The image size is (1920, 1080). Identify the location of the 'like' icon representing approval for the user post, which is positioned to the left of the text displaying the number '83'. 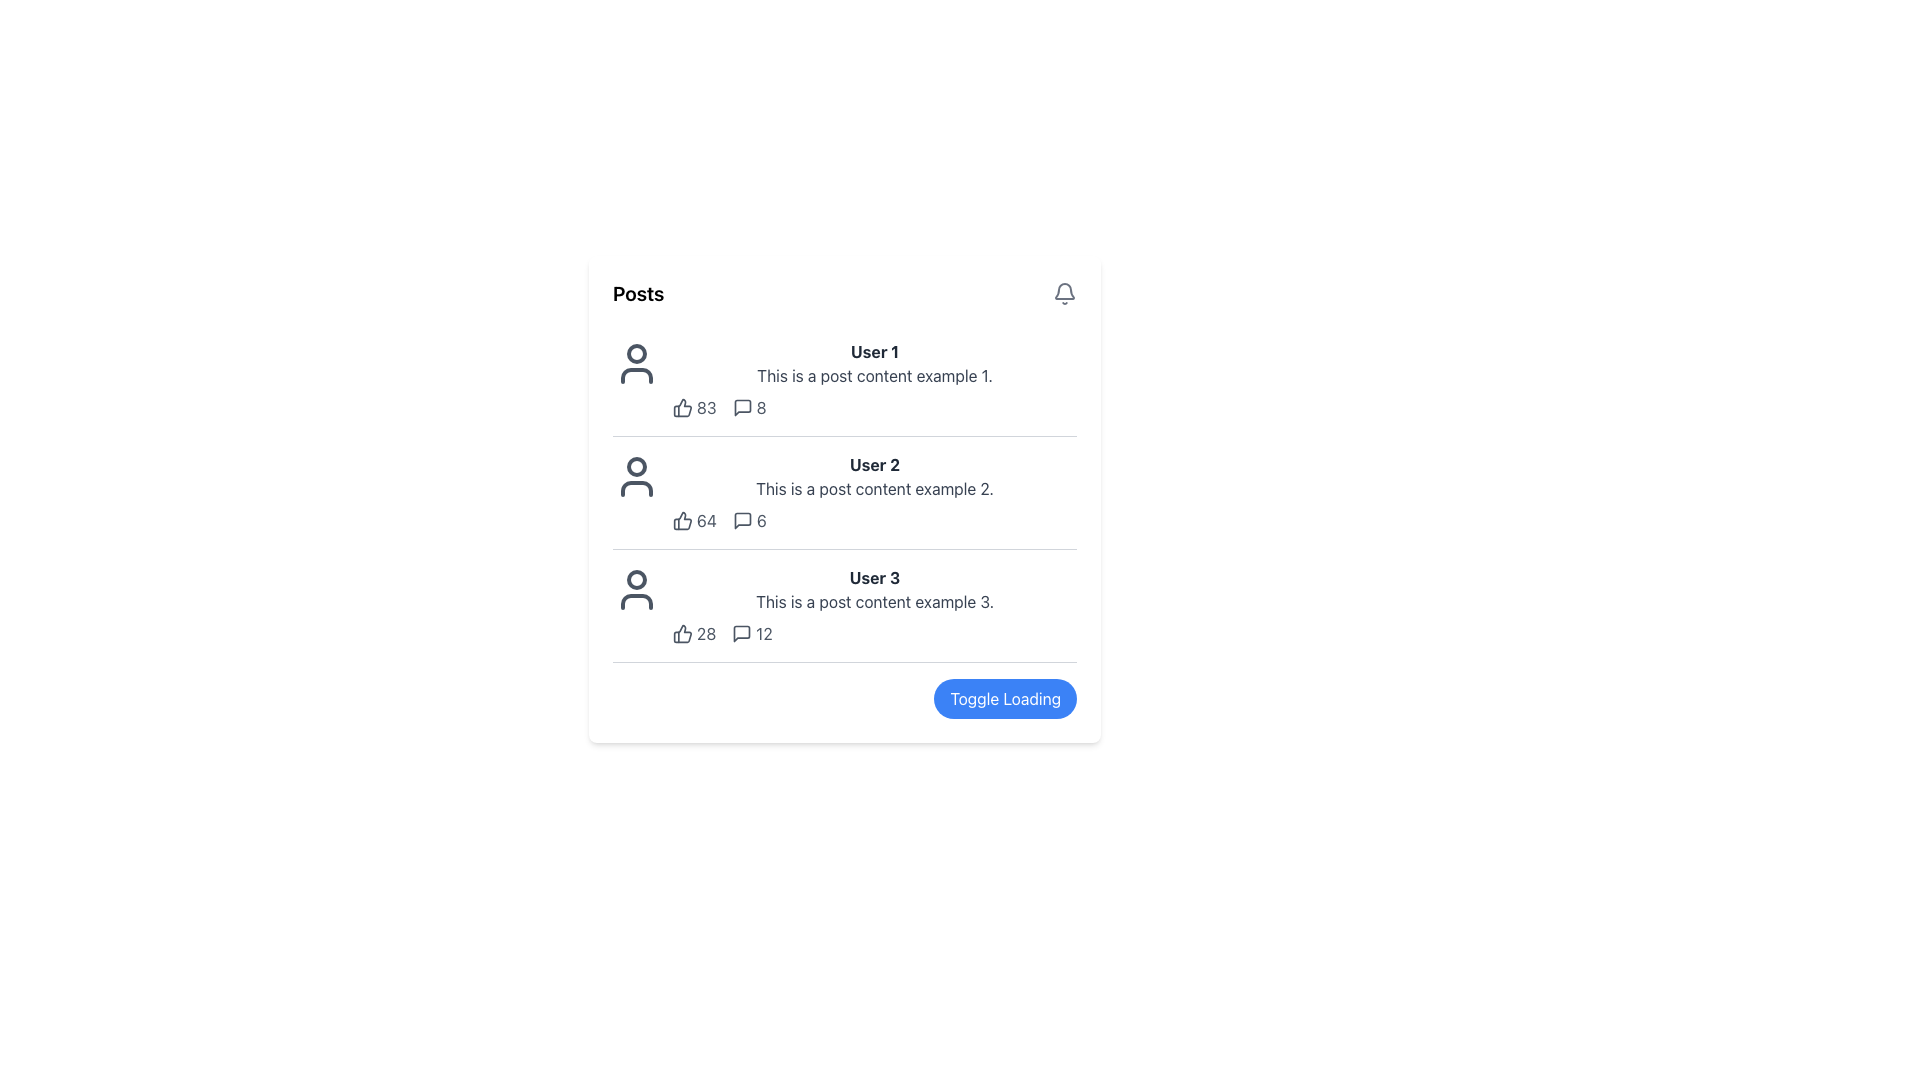
(682, 407).